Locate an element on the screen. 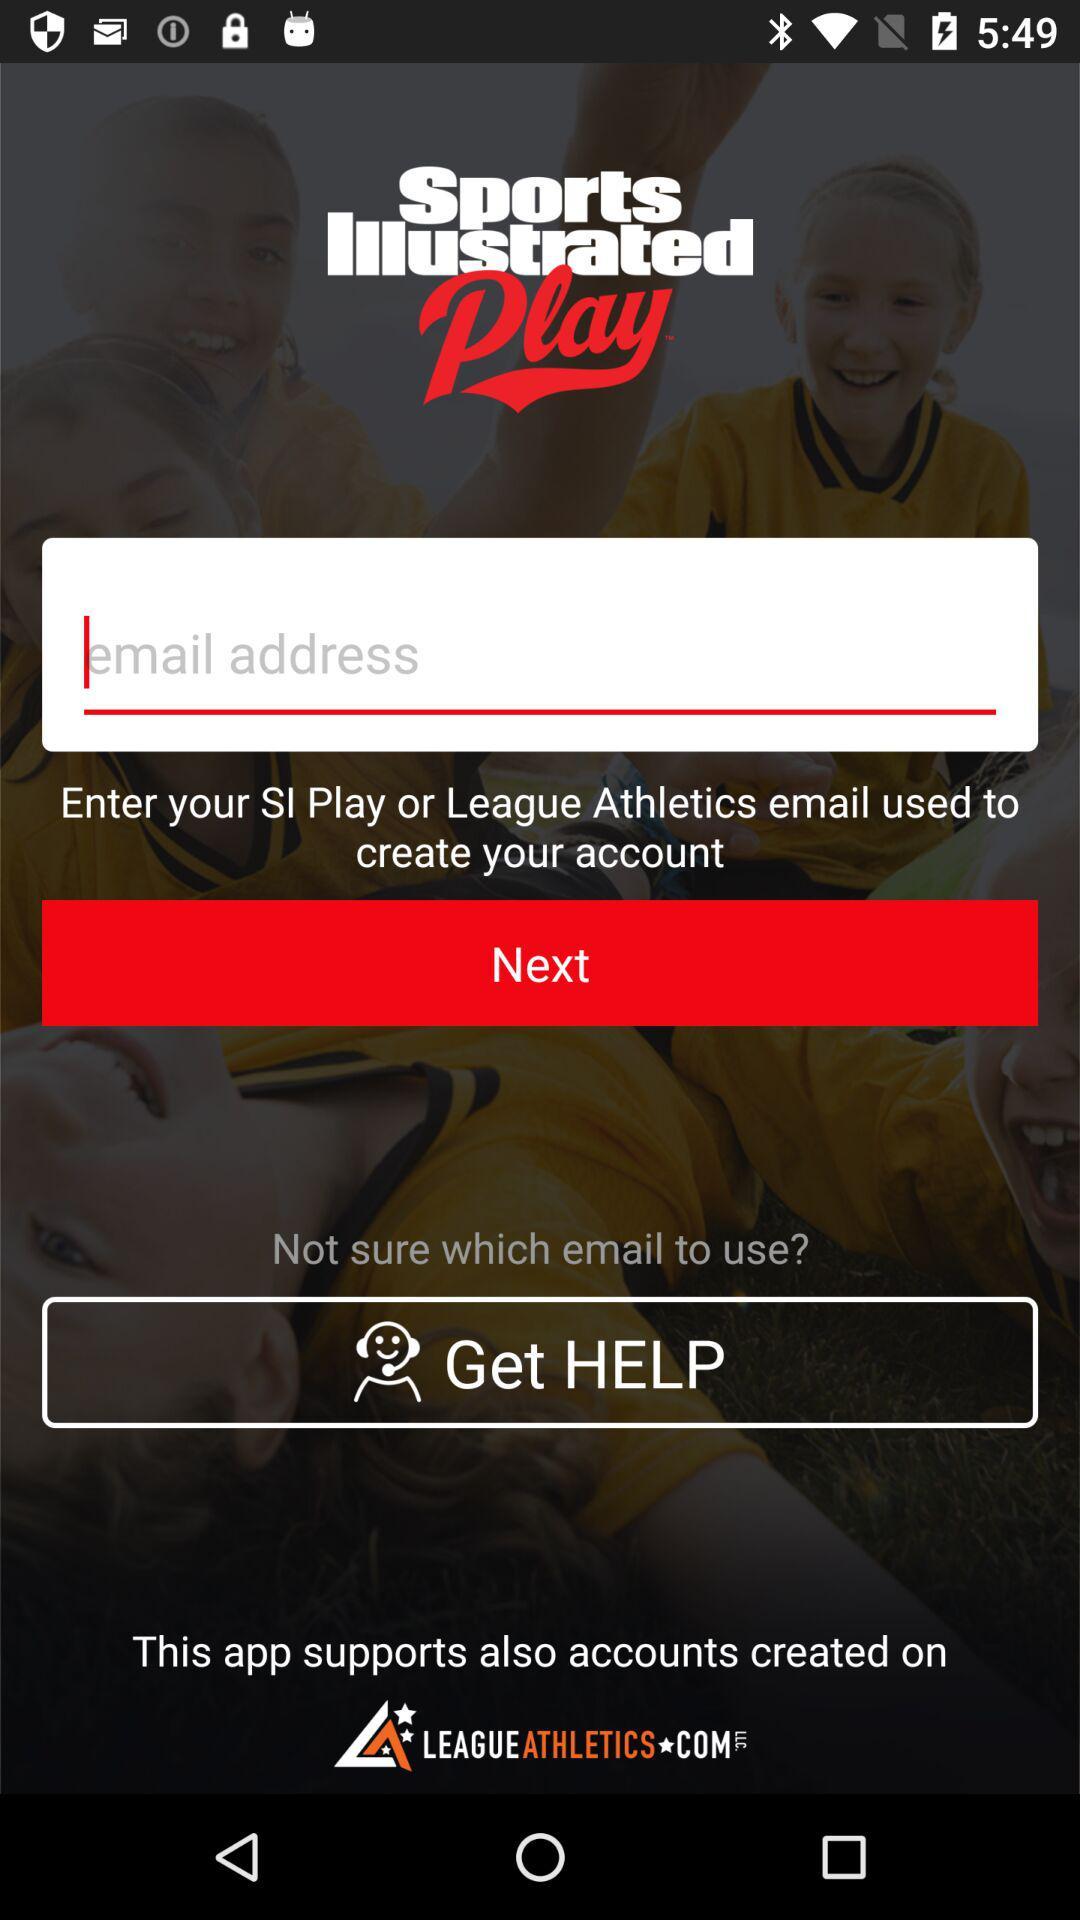 This screenshot has width=1080, height=1920. the icon above the not sure which icon is located at coordinates (540, 963).